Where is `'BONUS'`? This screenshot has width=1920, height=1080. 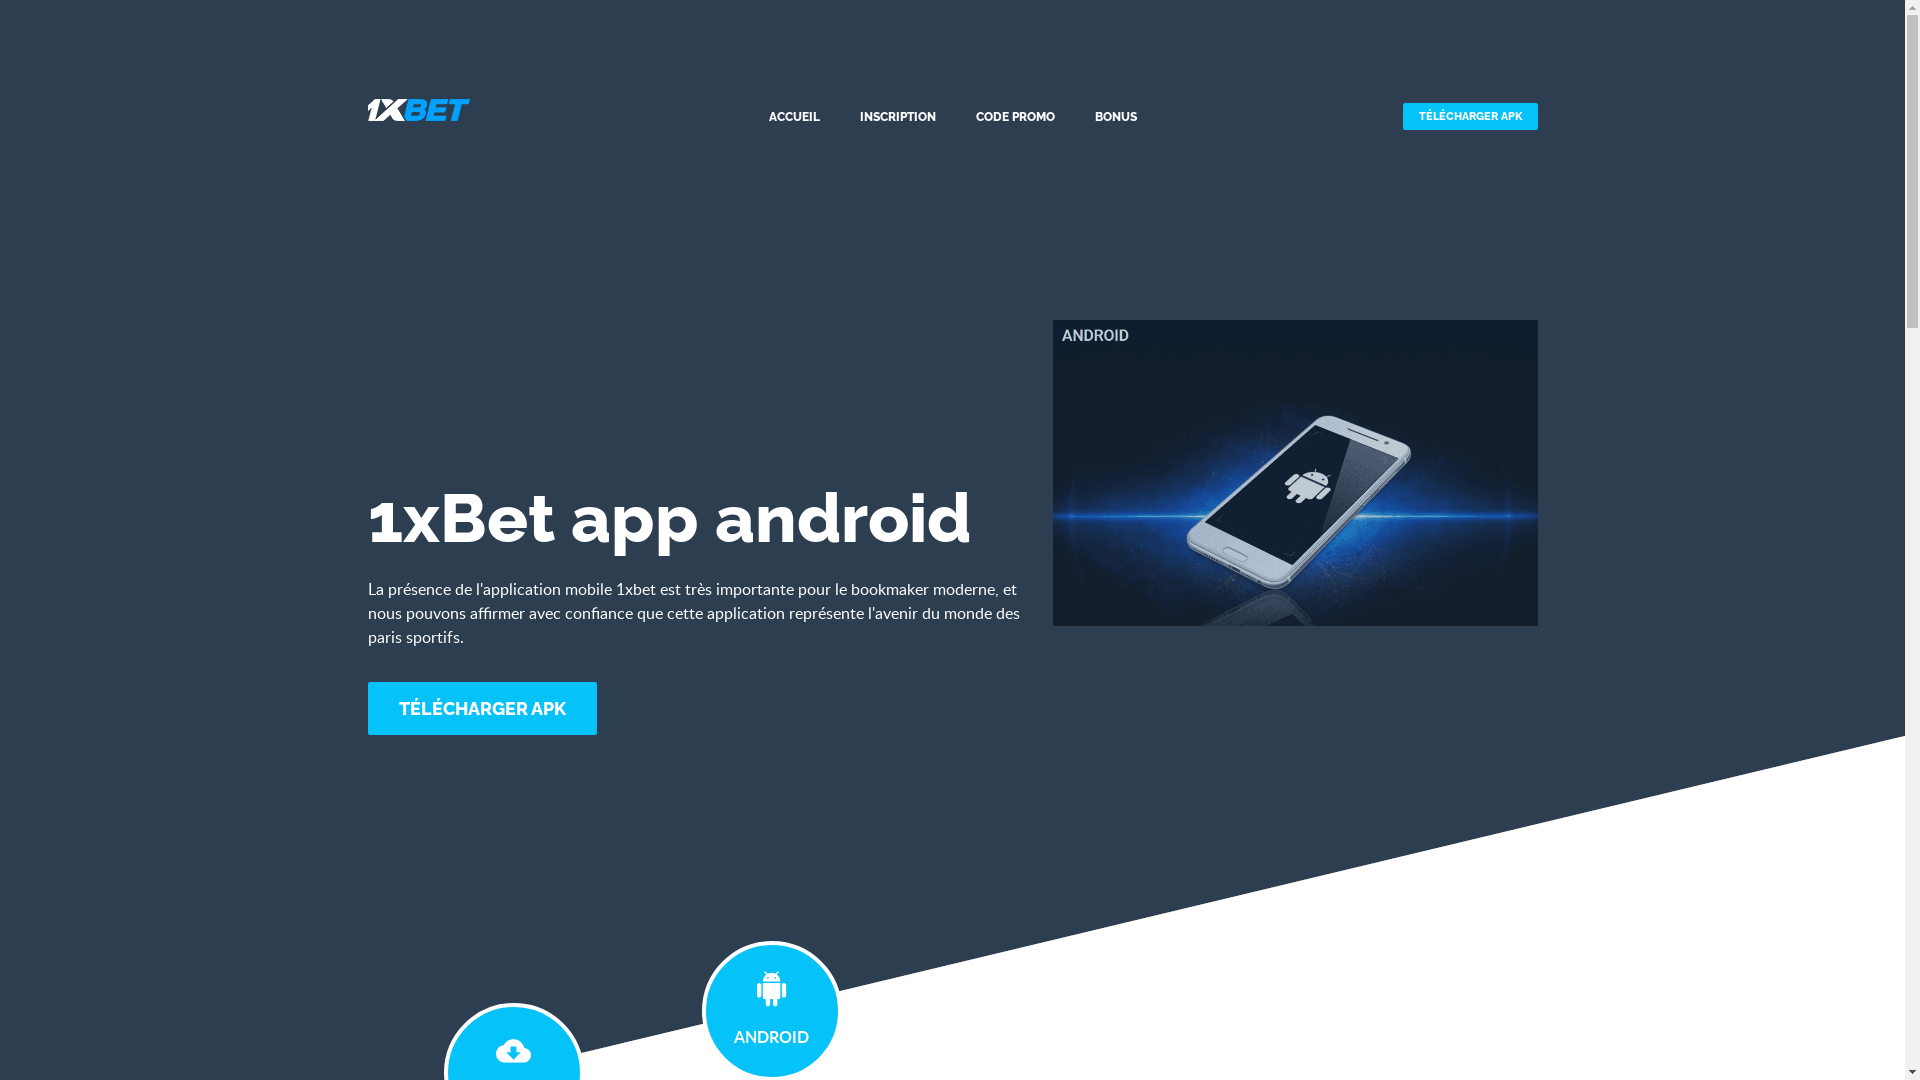 'BONUS' is located at coordinates (1115, 116).